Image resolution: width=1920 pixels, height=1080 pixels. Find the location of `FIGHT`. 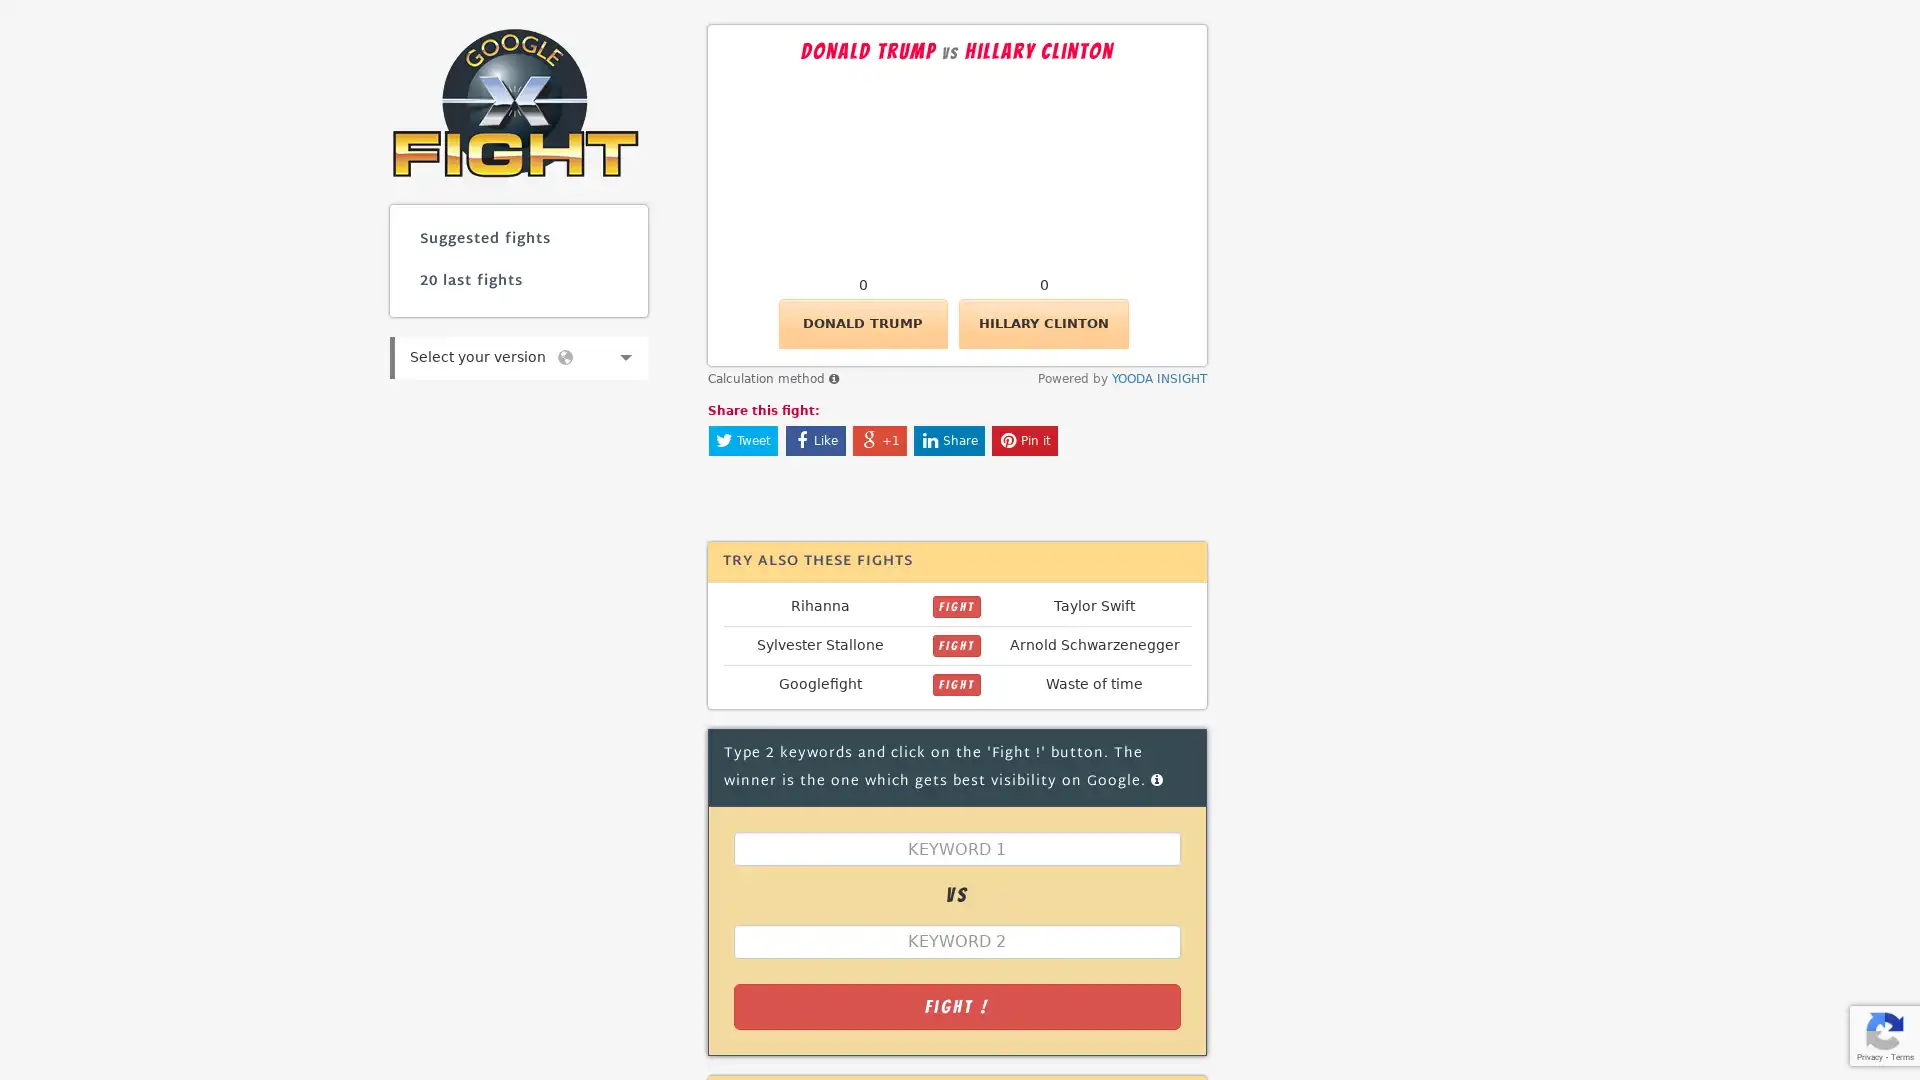

FIGHT is located at coordinates (955, 684).